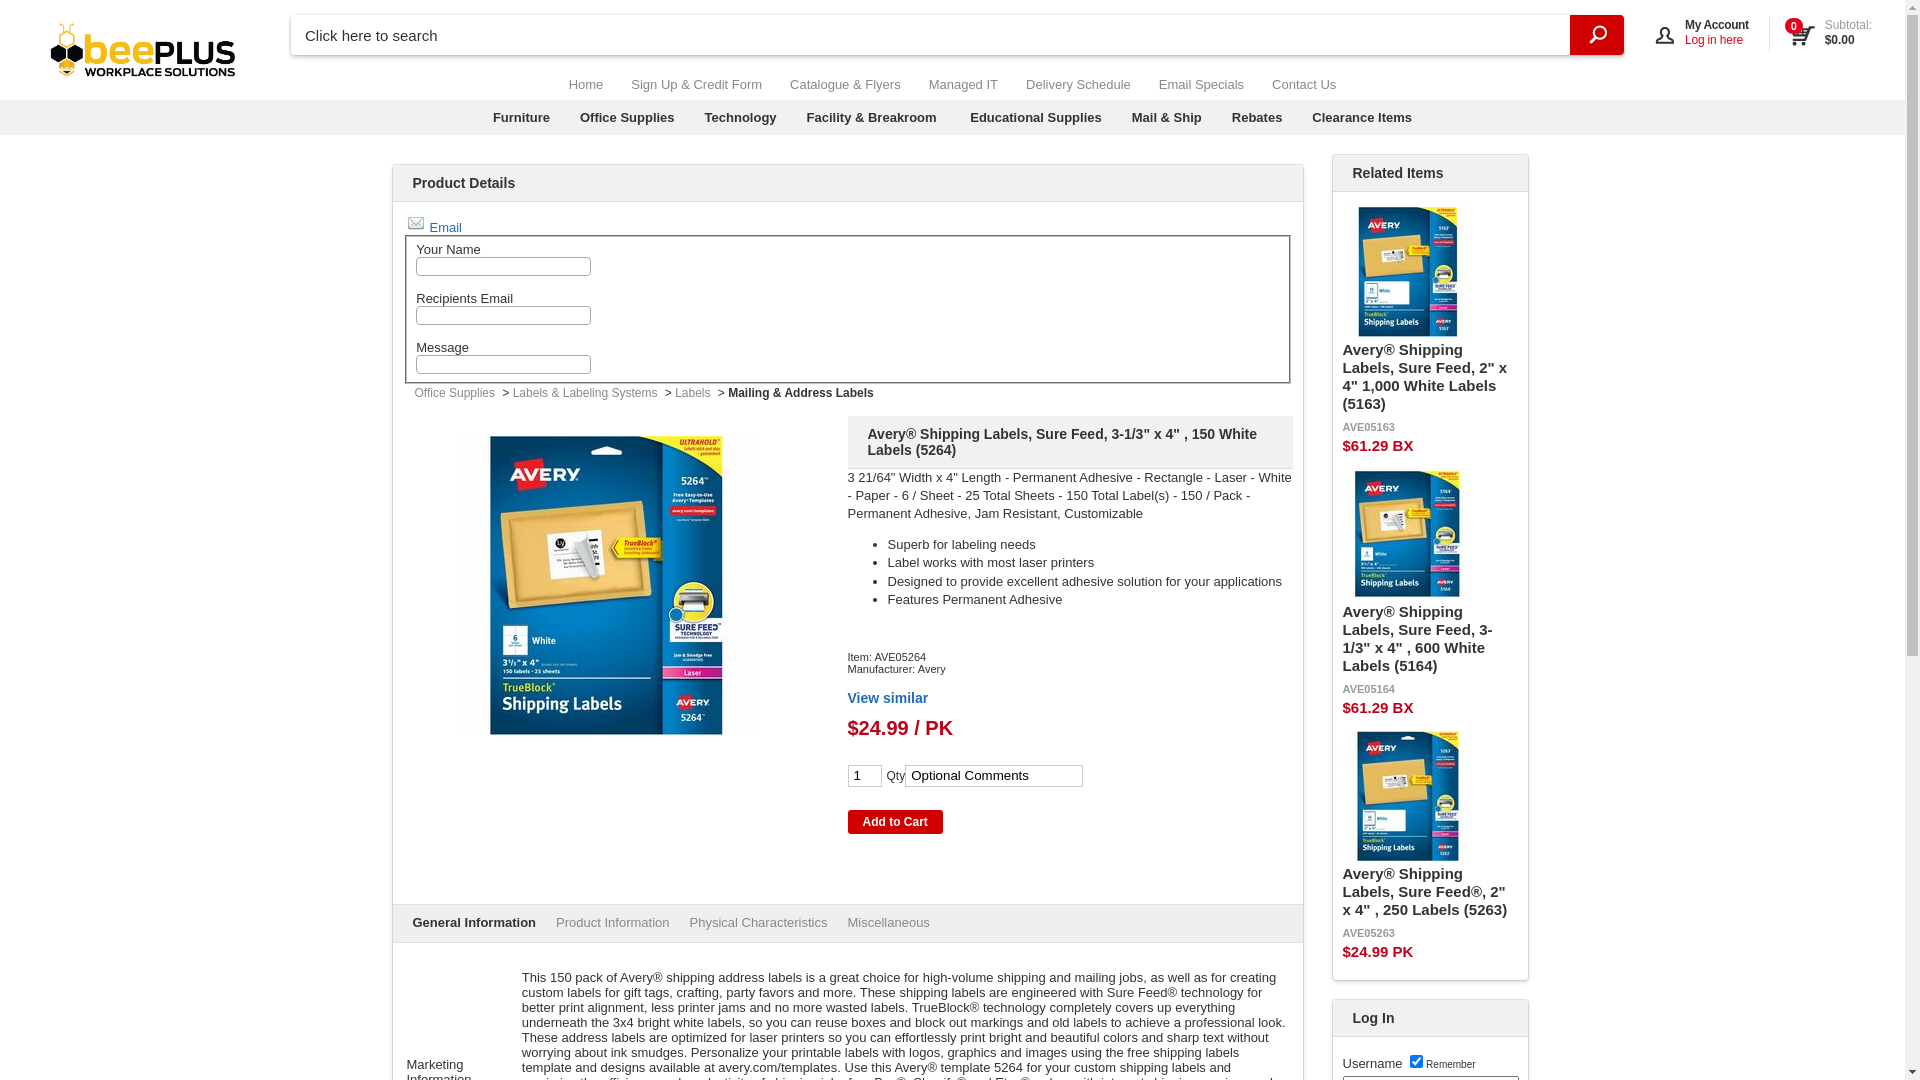  What do you see at coordinates (1256, 117) in the screenshot?
I see `'Rebates'` at bounding box center [1256, 117].